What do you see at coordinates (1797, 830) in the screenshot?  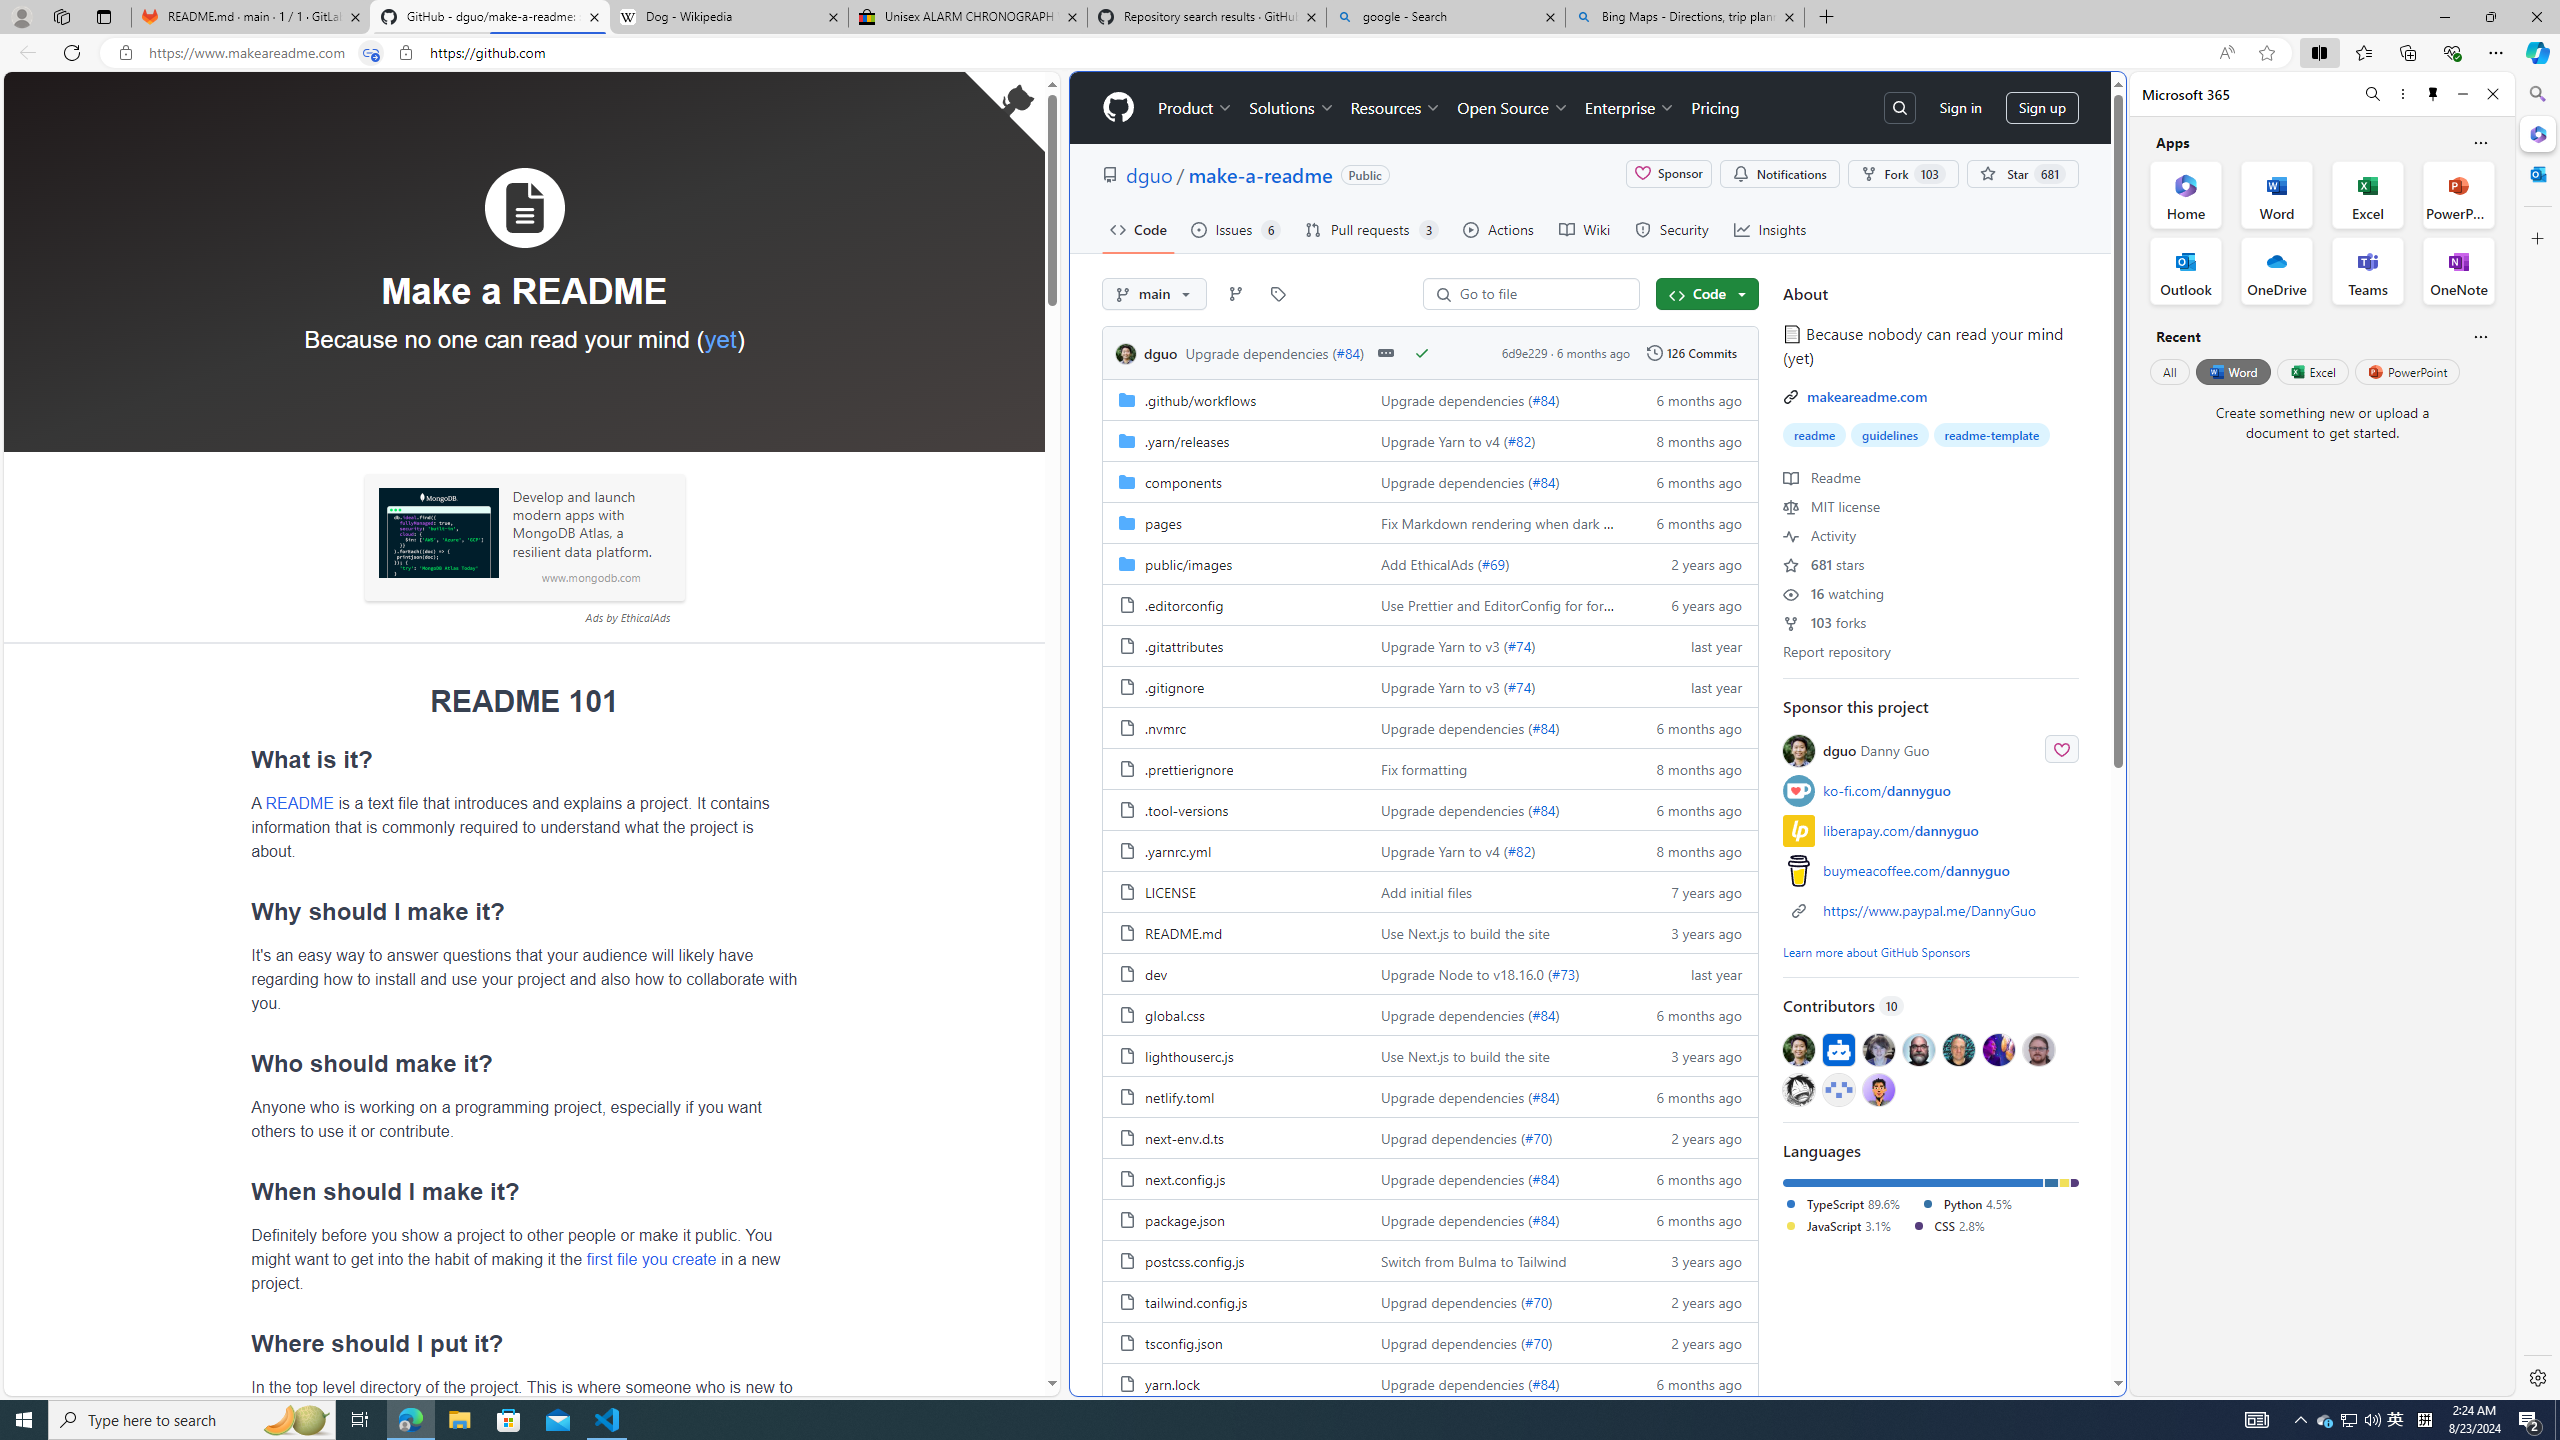 I see `'liberapay'` at bounding box center [1797, 830].